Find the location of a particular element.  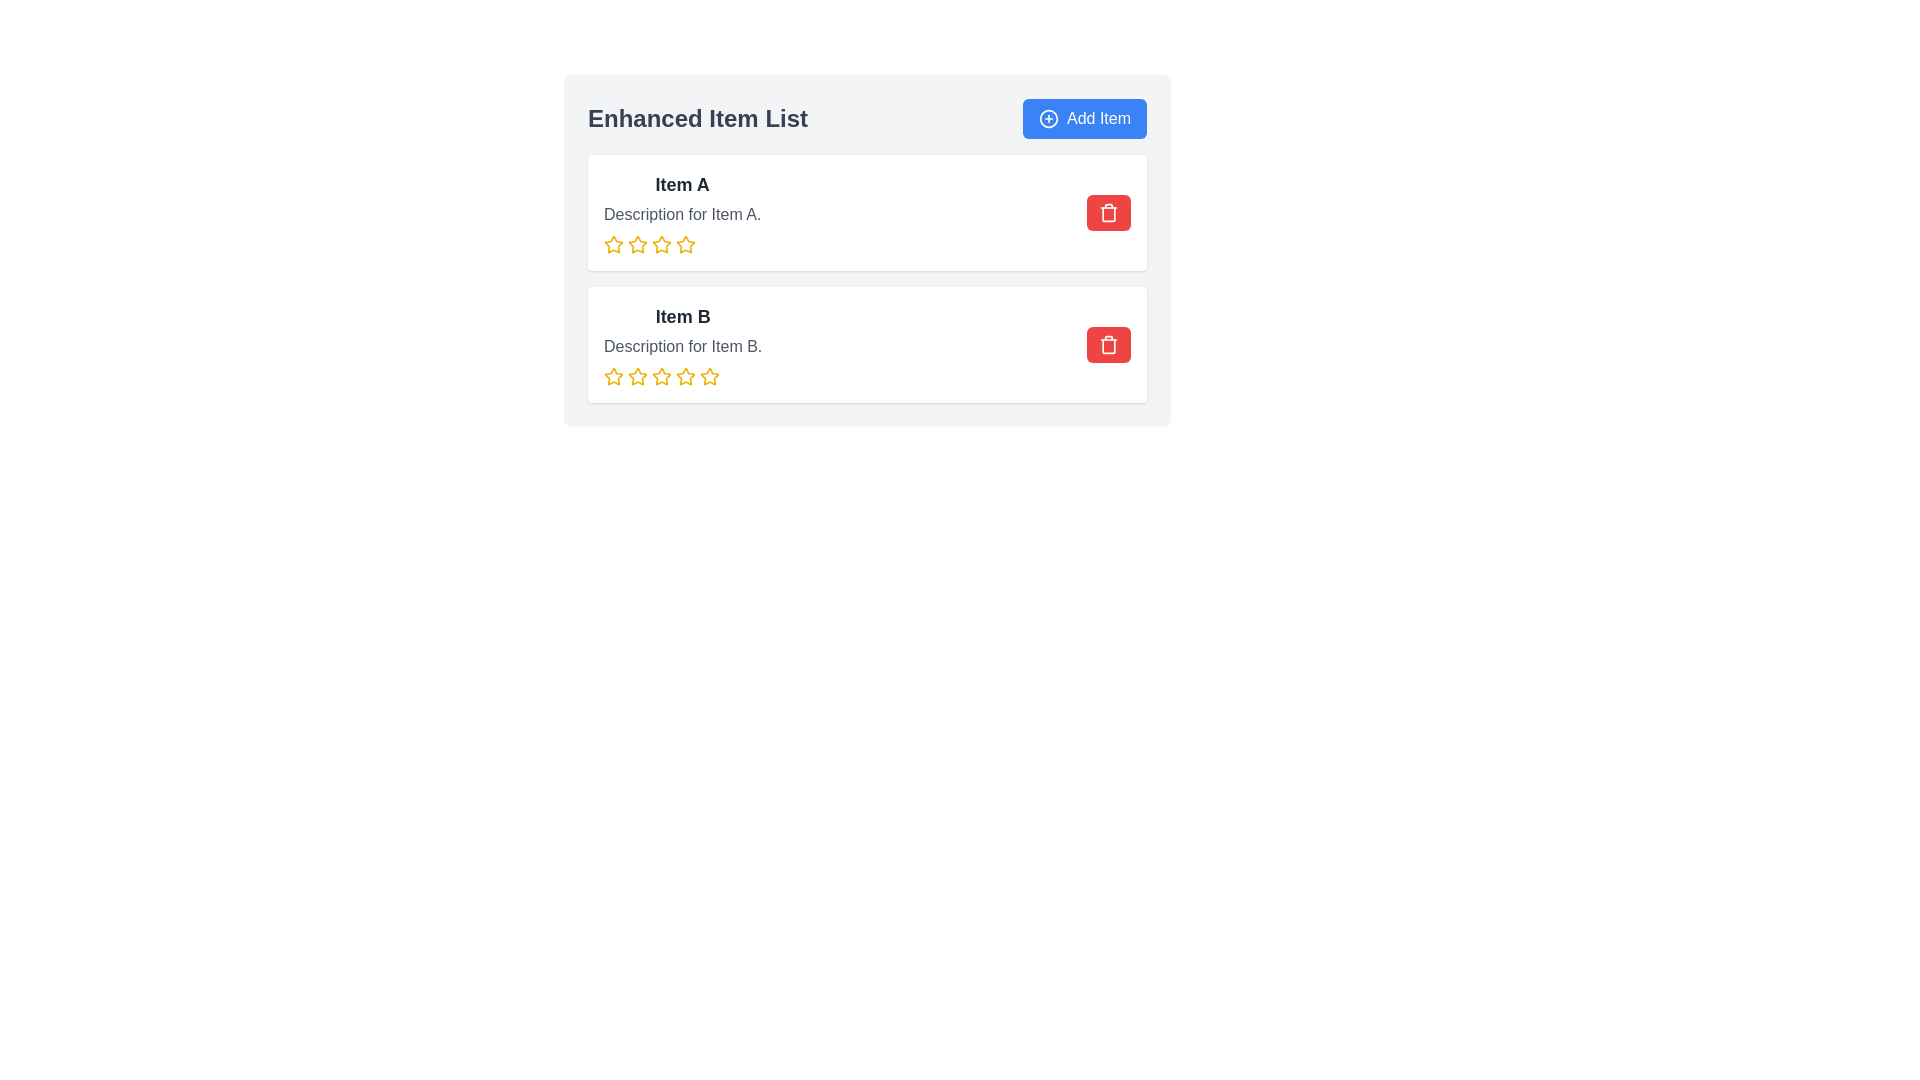

the third star icon in the rating system under 'Description for Item A' is located at coordinates (682, 244).